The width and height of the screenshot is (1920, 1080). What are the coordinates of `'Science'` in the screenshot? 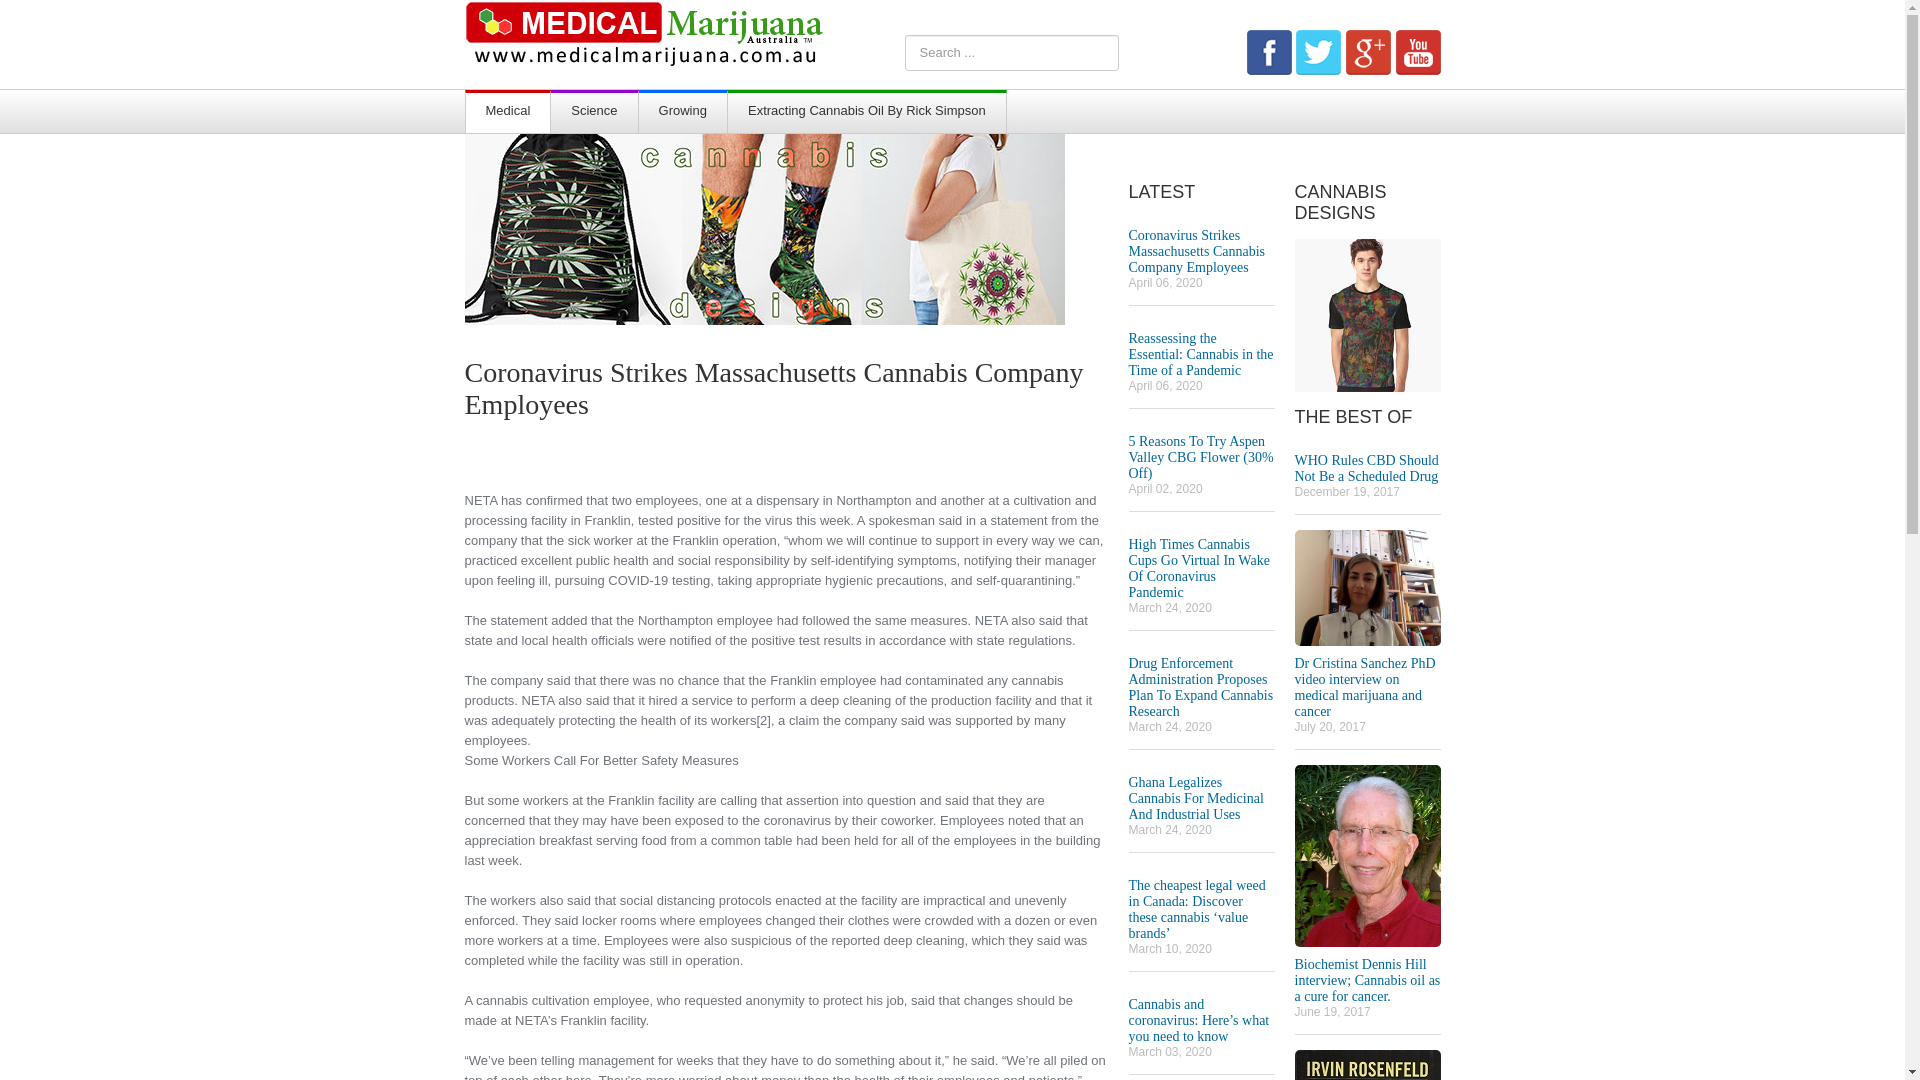 It's located at (551, 112).